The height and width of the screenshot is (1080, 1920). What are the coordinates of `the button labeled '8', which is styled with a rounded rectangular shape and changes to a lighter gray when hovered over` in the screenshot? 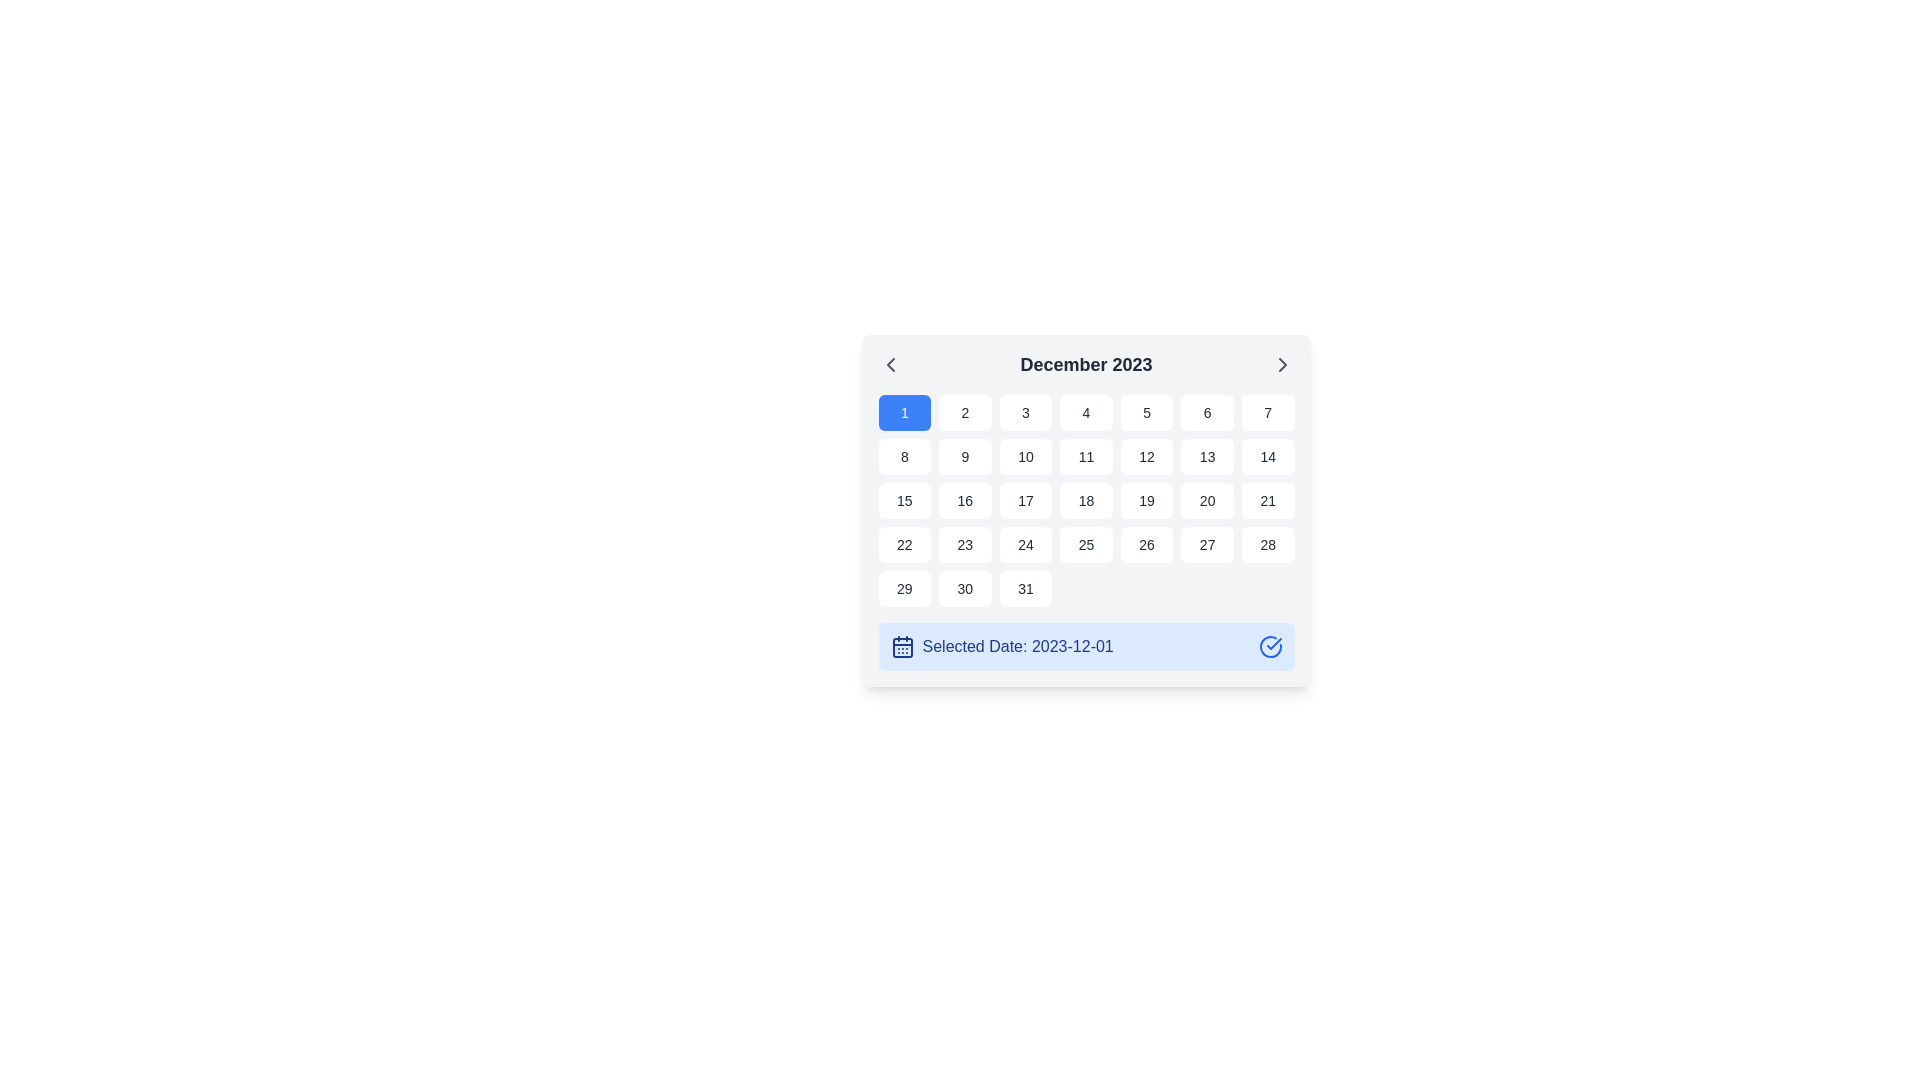 It's located at (903, 456).